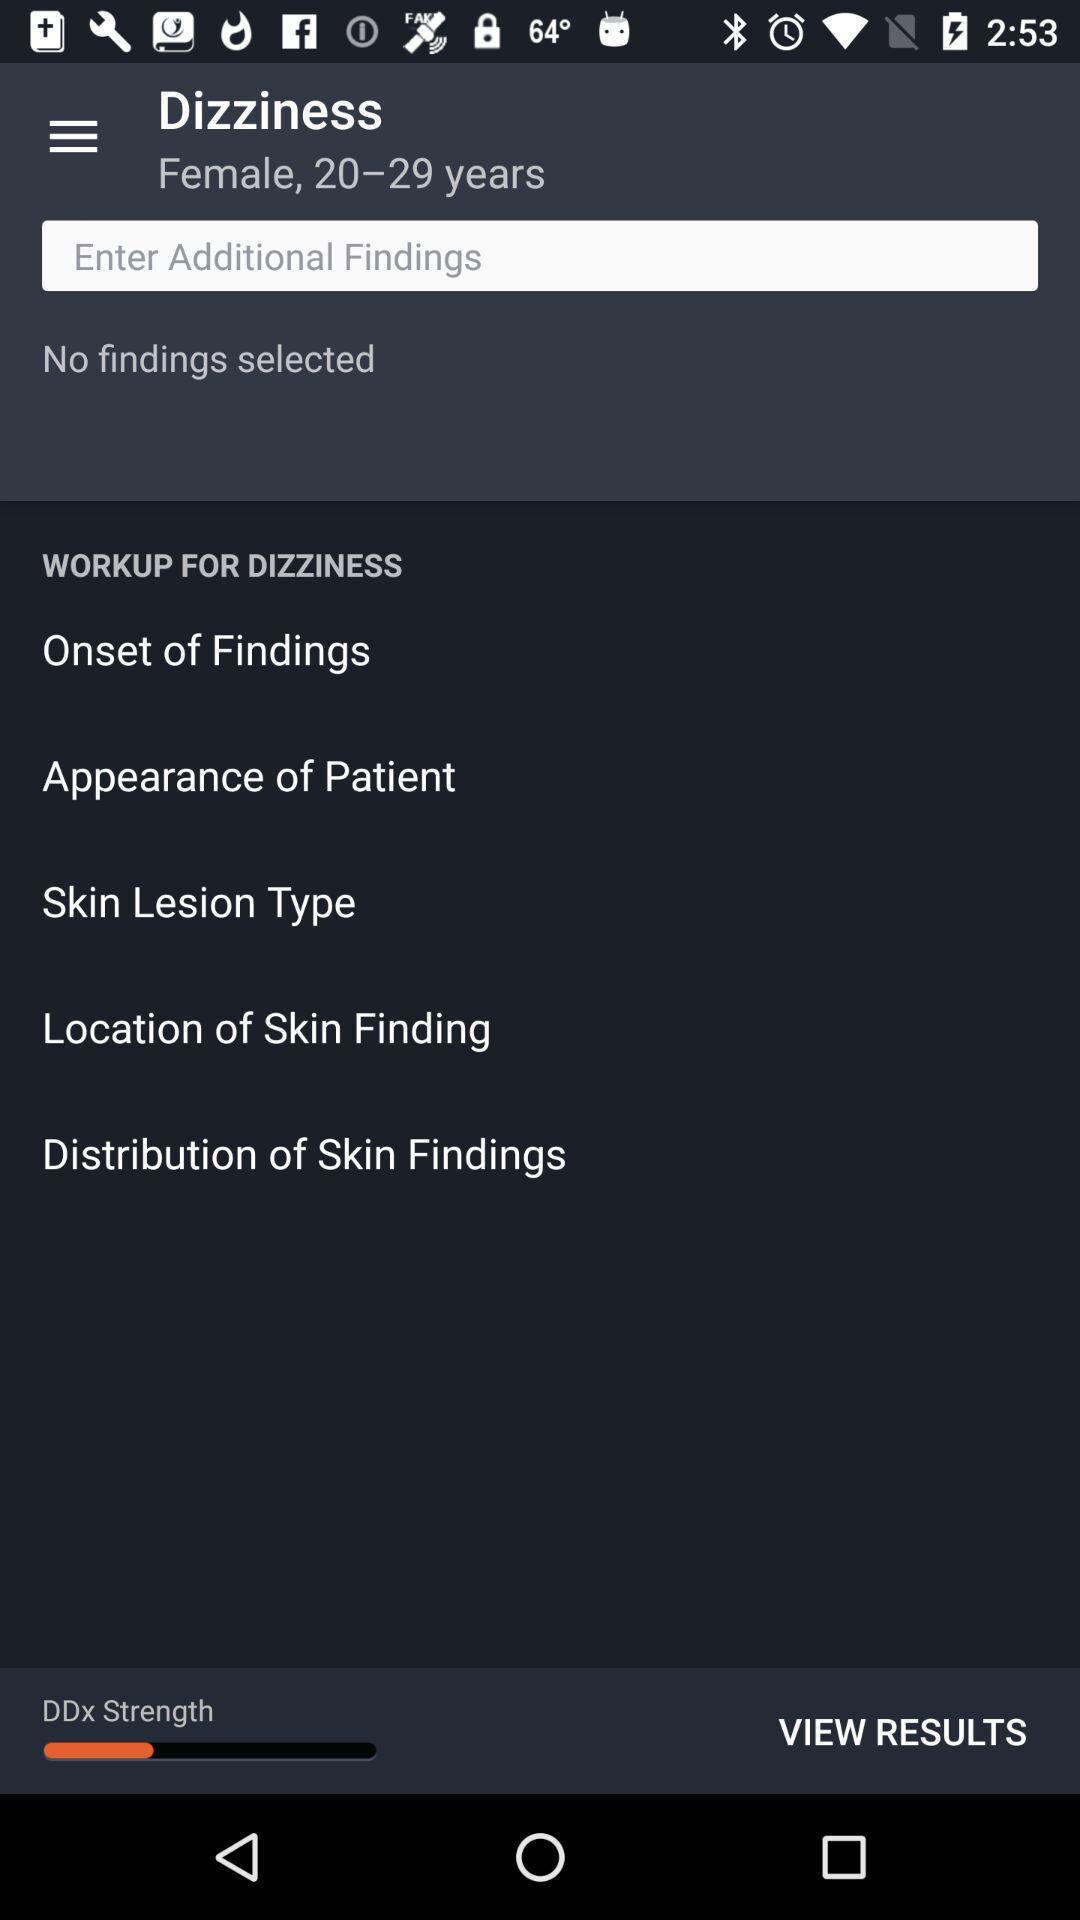 The height and width of the screenshot is (1920, 1080). Describe the element at coordinates (540, 563) in the screenshot. I see `the icon above the onset of findings` at that location.